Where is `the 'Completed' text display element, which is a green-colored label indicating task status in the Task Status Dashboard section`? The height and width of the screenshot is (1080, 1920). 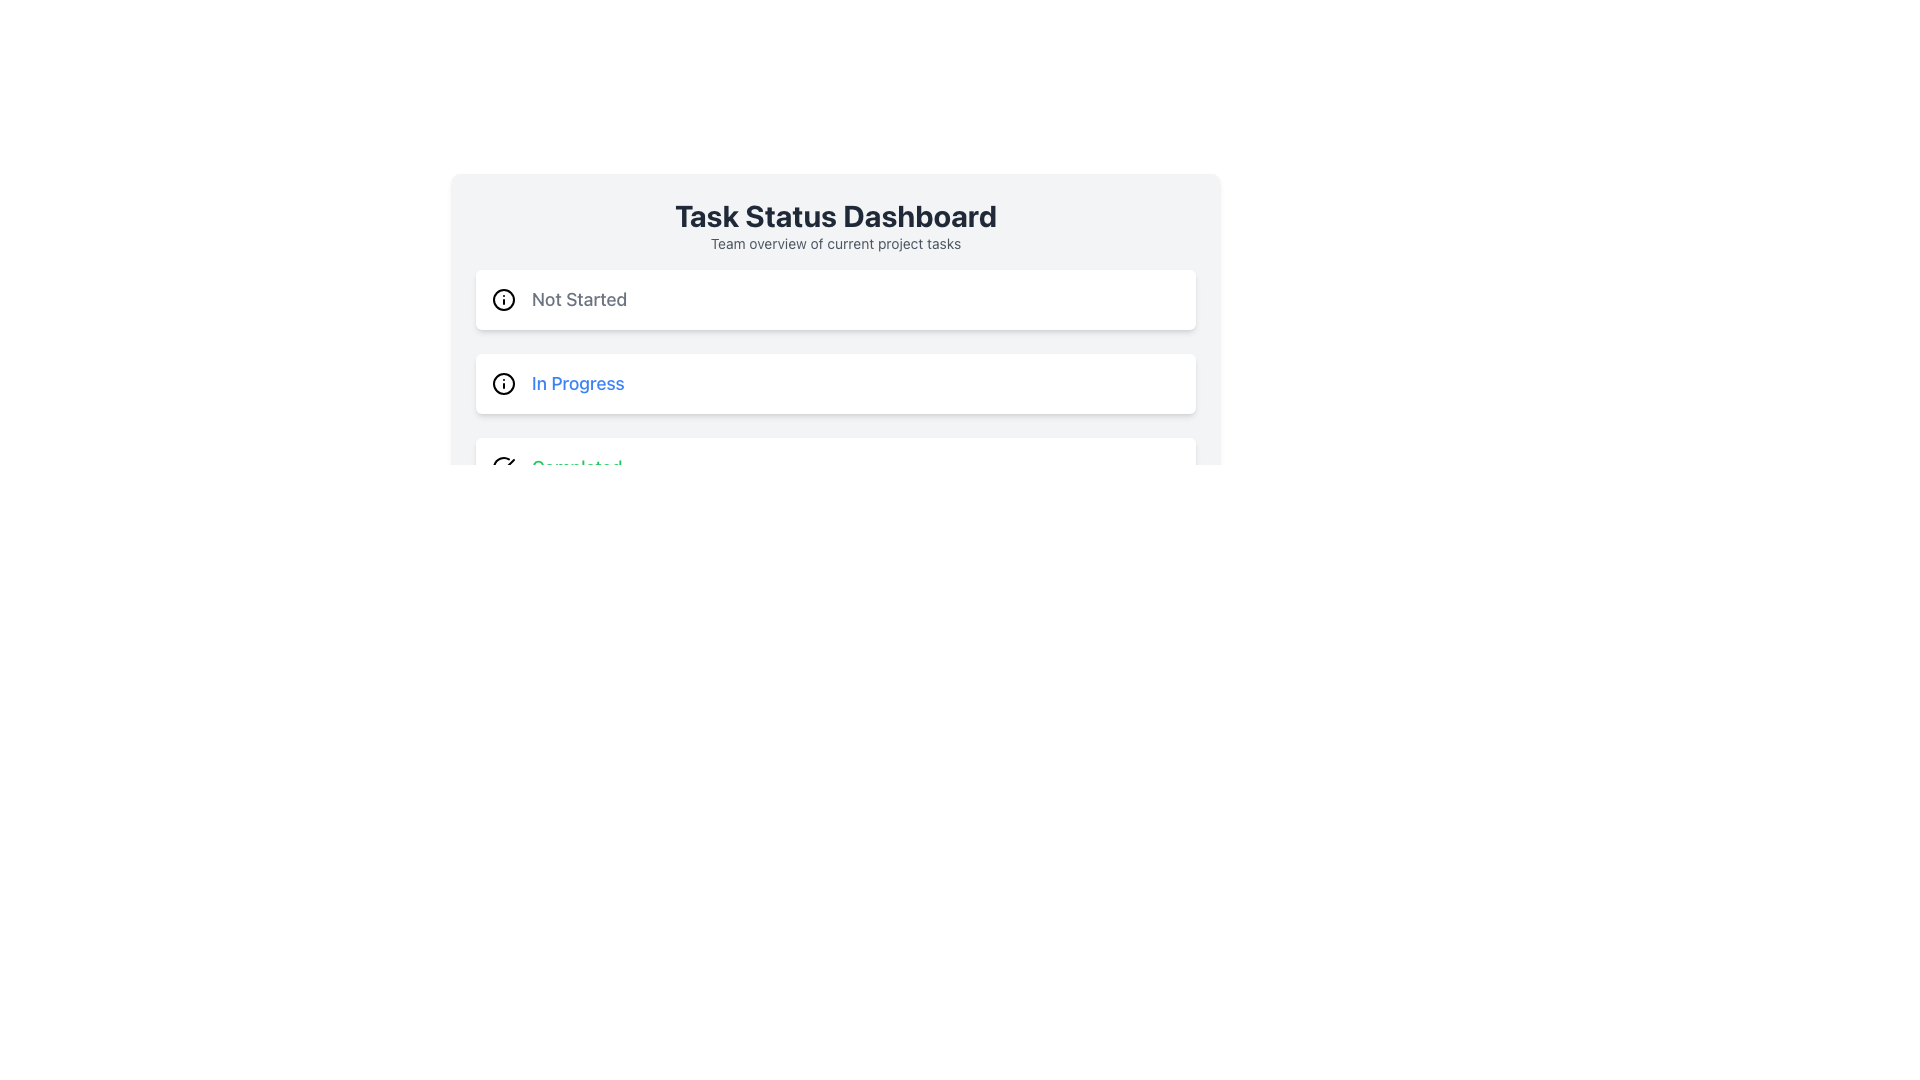
the 'Completed' text display element, which is a green-colored label indicating task status in the Task Status Dashboard section is located at coordinates (576, 467).